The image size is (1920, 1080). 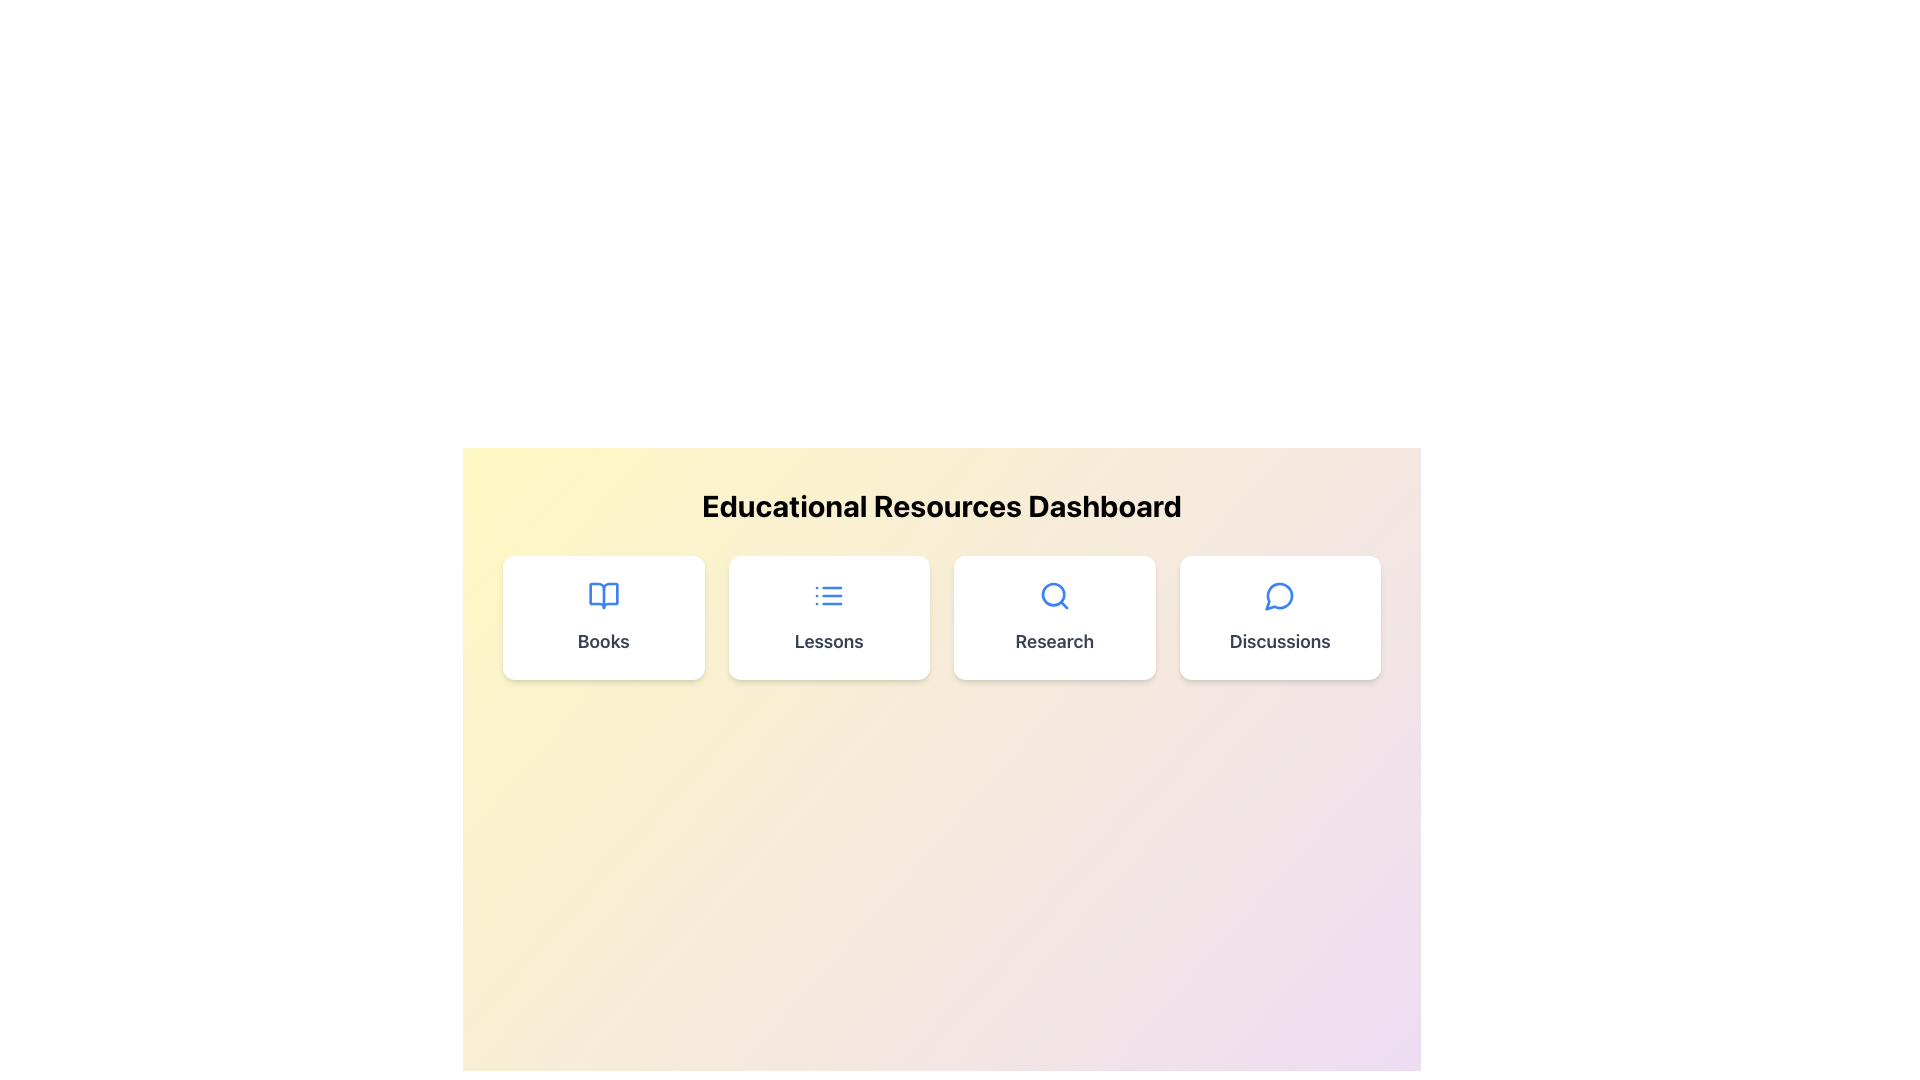 What do you see at coordinates (602, 595) in the screenshot?
I see `the 'Books' category icon located at the top center of the section, which is the first icon in a horizontal row of category icons` at bounding box center [602, 595].